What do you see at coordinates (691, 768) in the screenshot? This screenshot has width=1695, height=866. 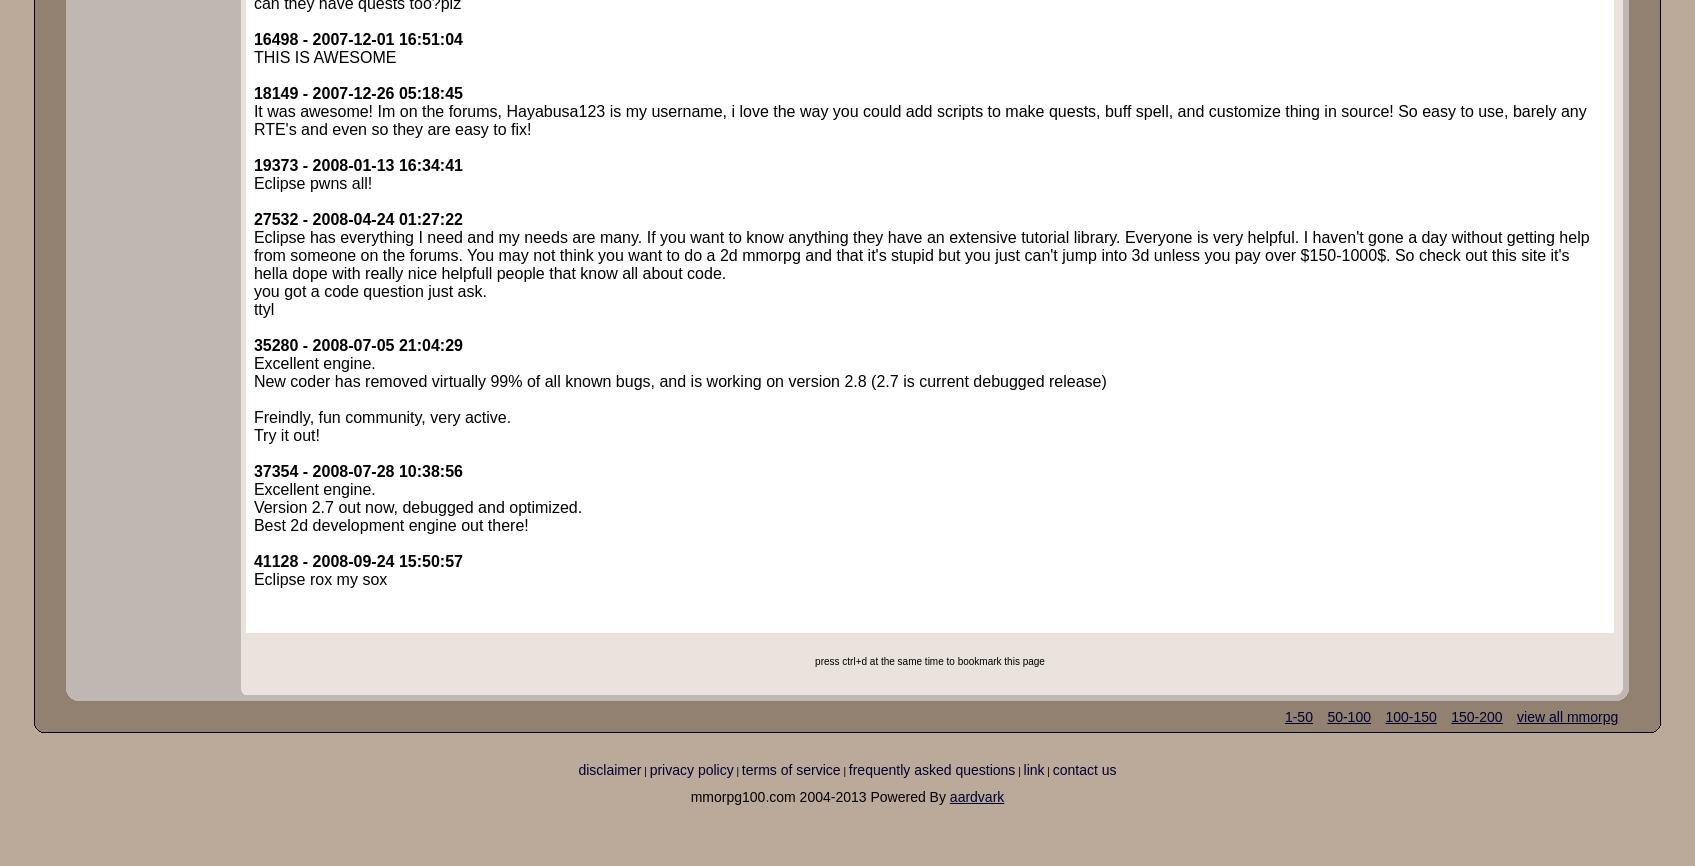 I see `'privacy policy'` at bounding box center [691, 768].